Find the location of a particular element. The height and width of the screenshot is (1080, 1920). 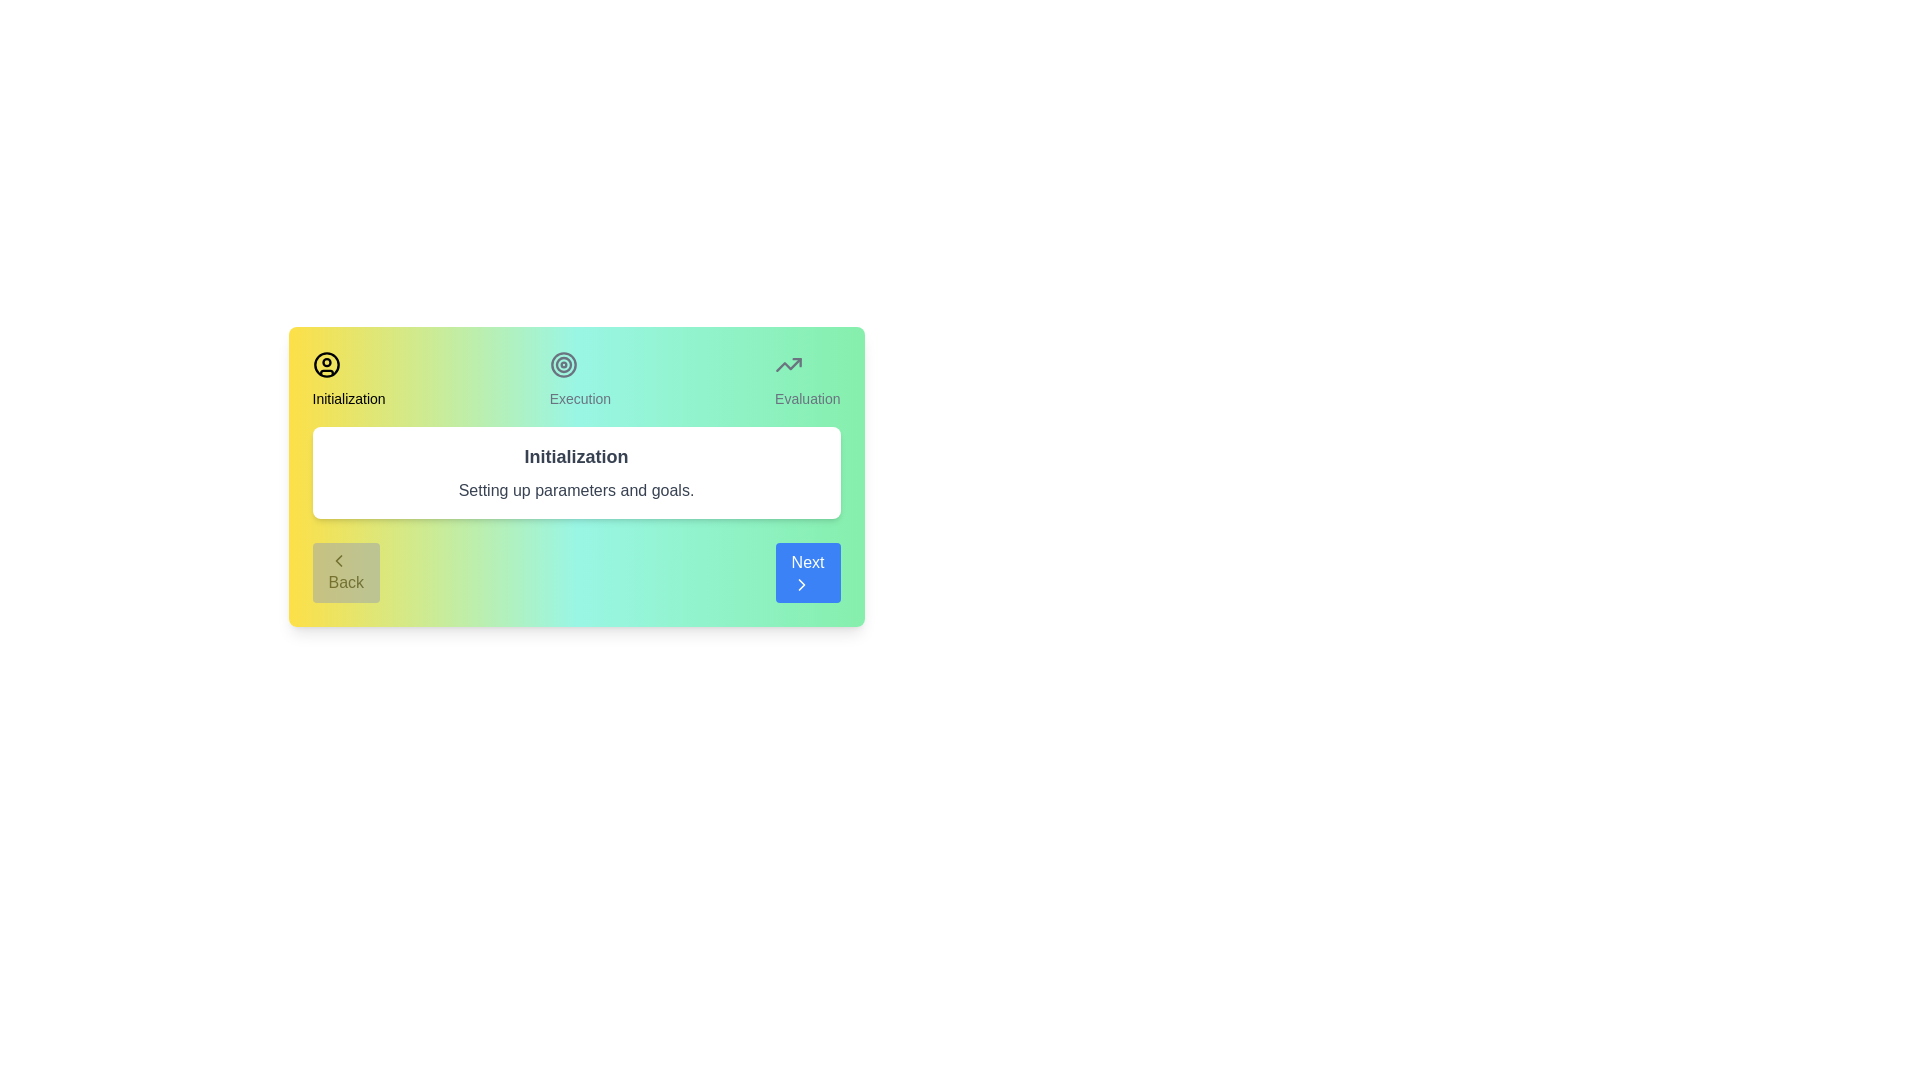

the Evaluation icon to navigate to the corresponding stage is located at coordinates (788, 365).